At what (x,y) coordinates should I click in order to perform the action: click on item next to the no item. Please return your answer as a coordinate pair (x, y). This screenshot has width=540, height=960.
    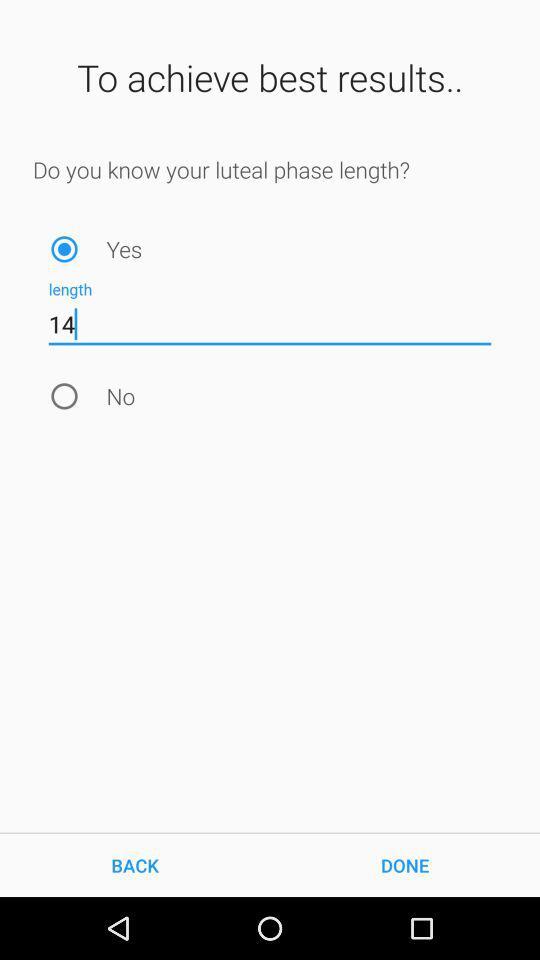
    Looking at the image, I should click on (64, 395).